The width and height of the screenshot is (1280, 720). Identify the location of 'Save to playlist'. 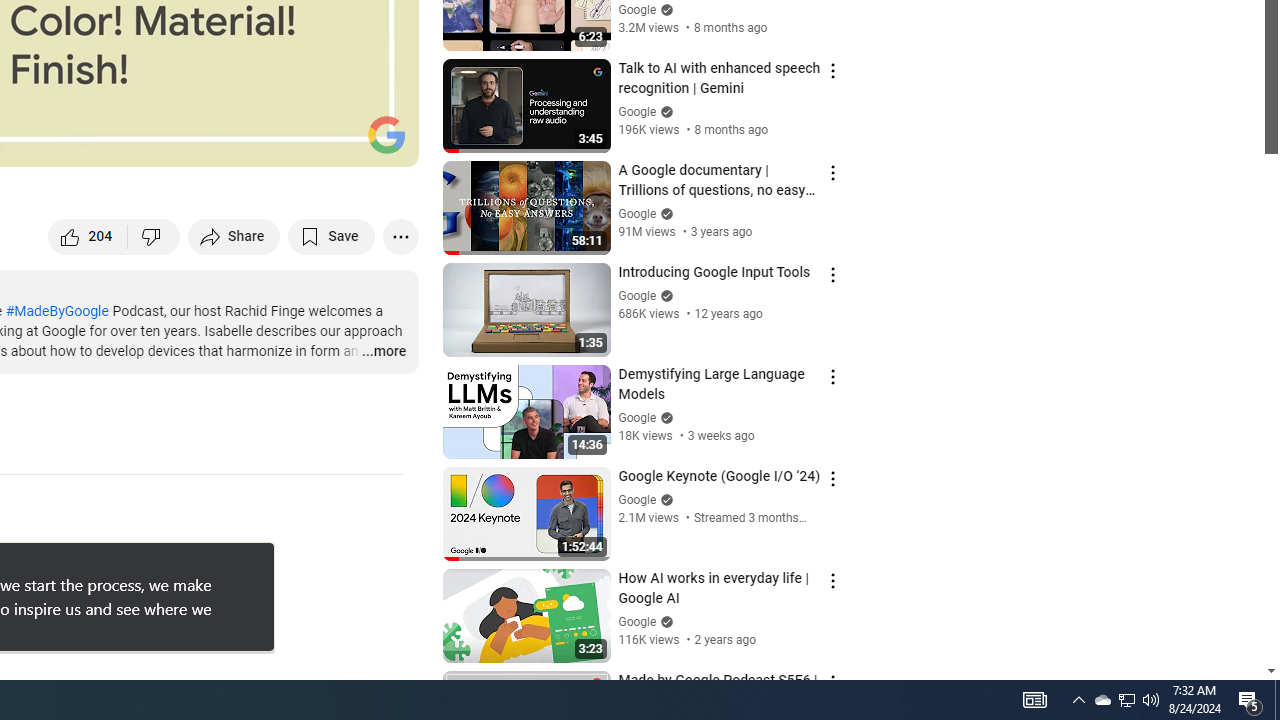
(331, 235).